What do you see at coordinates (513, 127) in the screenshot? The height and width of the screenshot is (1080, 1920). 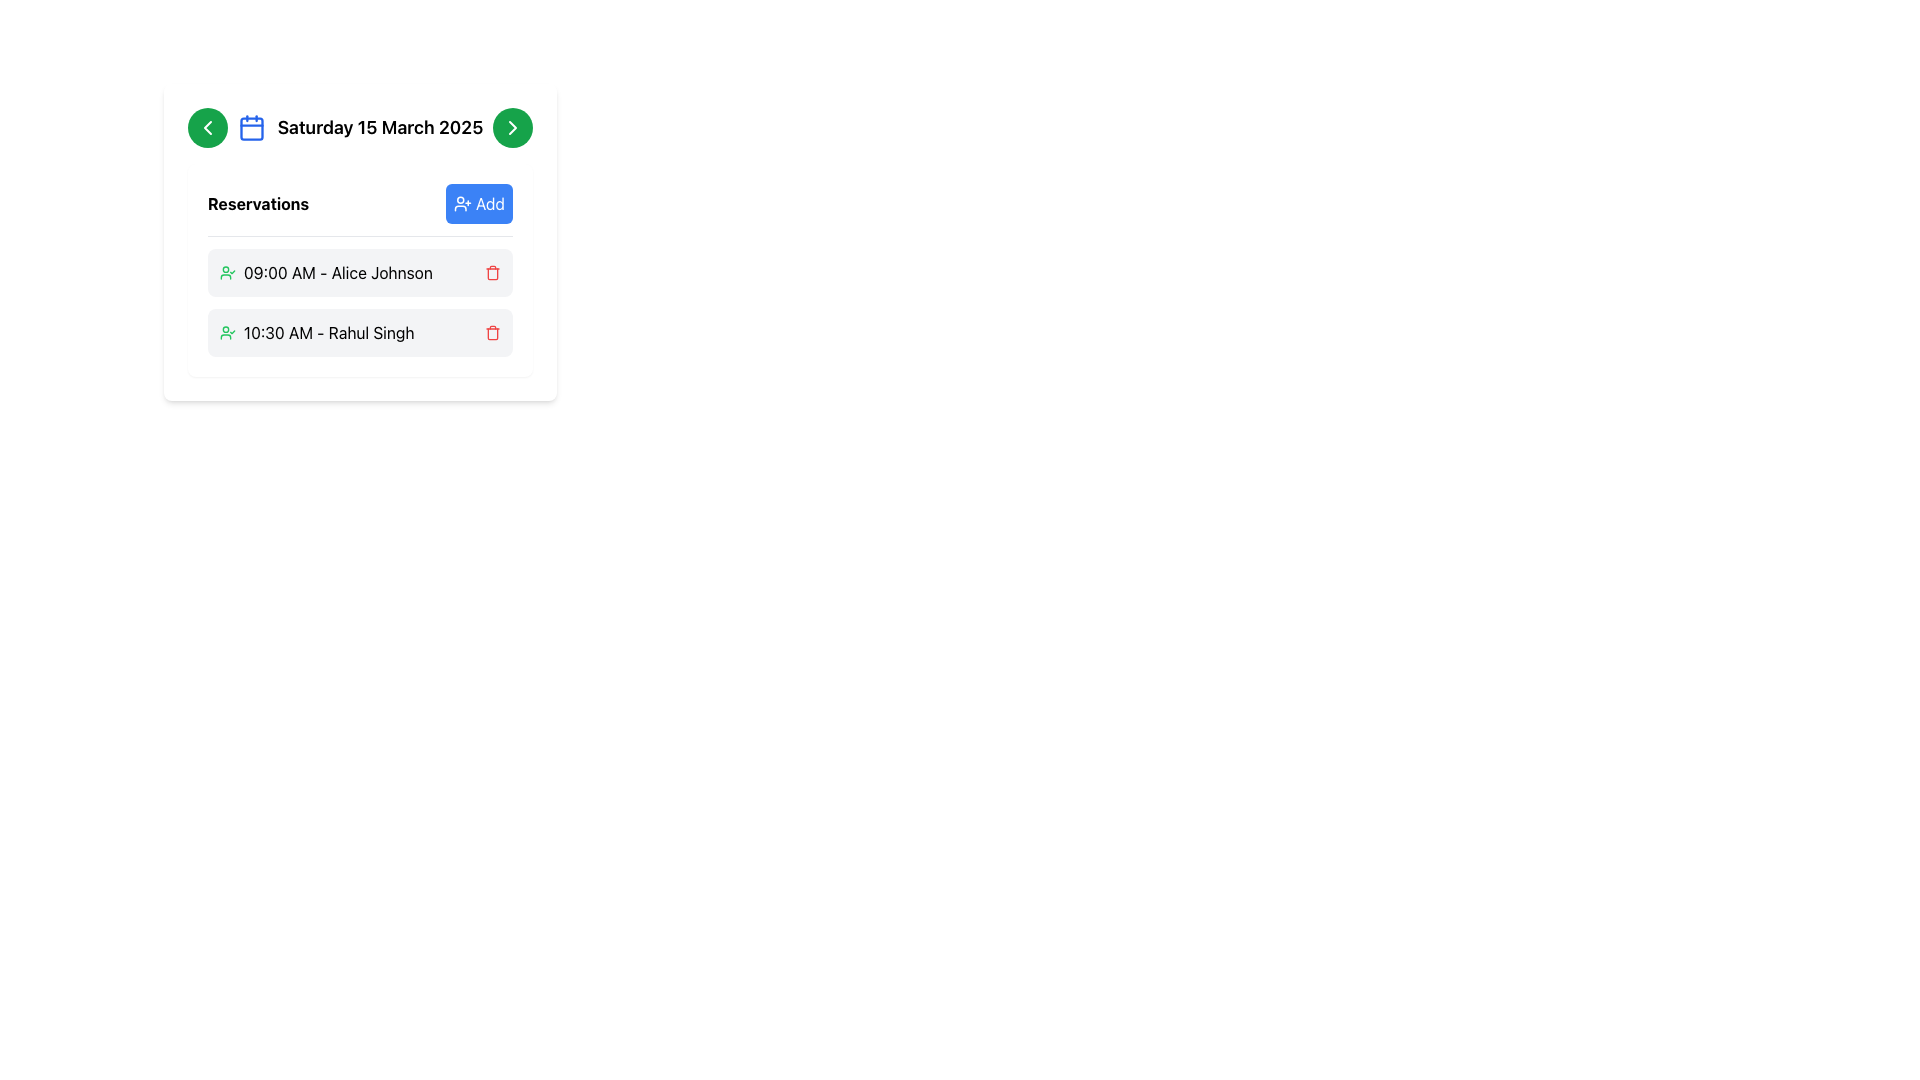 I see `the chevron arrow SVG graphic located at the rightmost position in the header area of the reservation interface` at bounding box center [513, 127].